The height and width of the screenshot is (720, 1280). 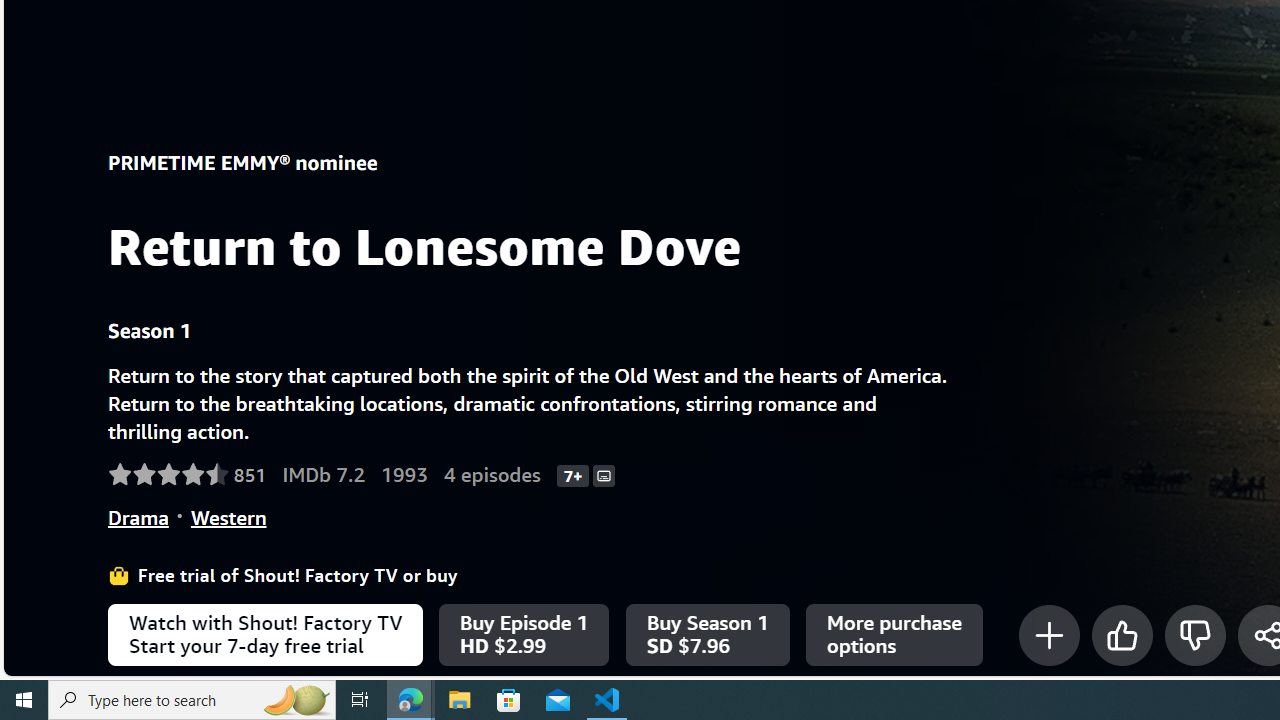 What do you see at coordinates (1194, 635) in the screenshot?
I see `'Class: mO+eGr'` at bounding box center [1194, 635].